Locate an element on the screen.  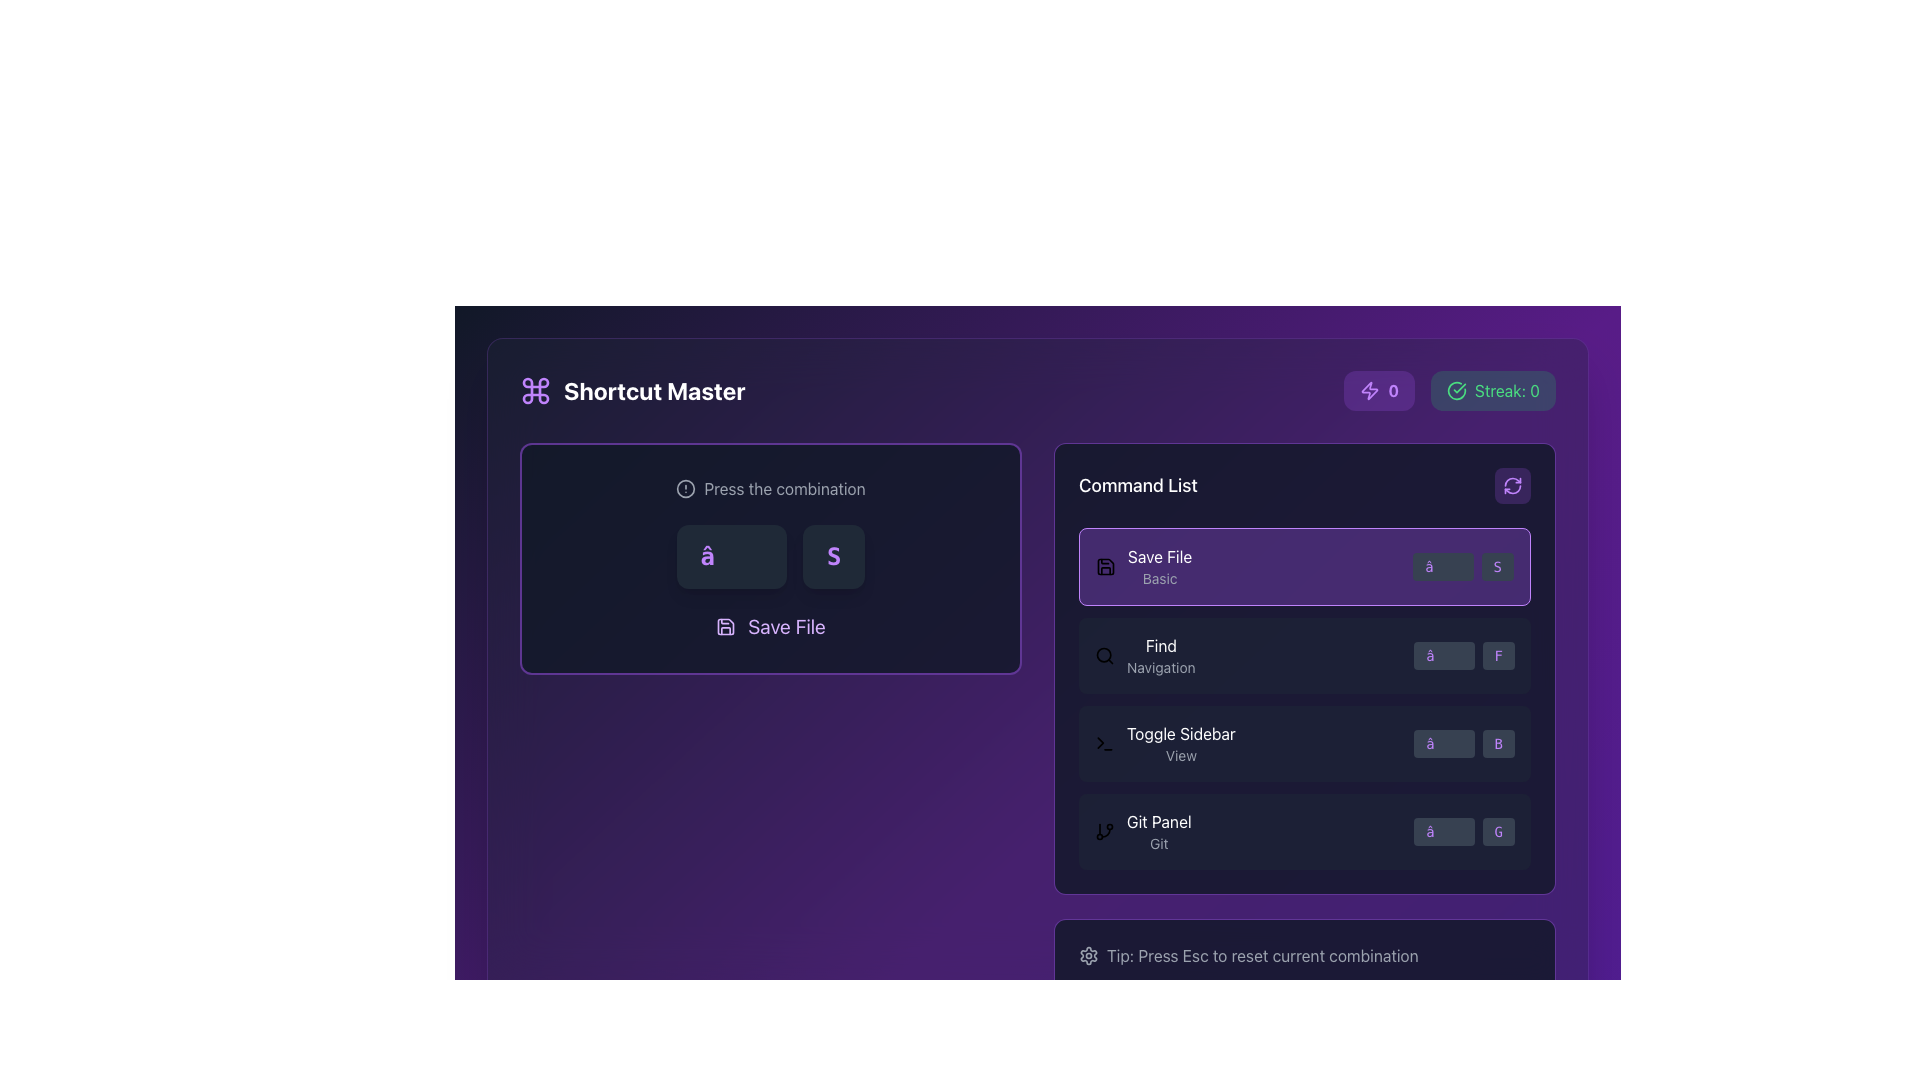
the text label that toggles the visibility of the sidebar, located in the 'Command List' section, specifically the third item below 'Find' and above 'Git Panel' is located at coordinates (1181, 744).